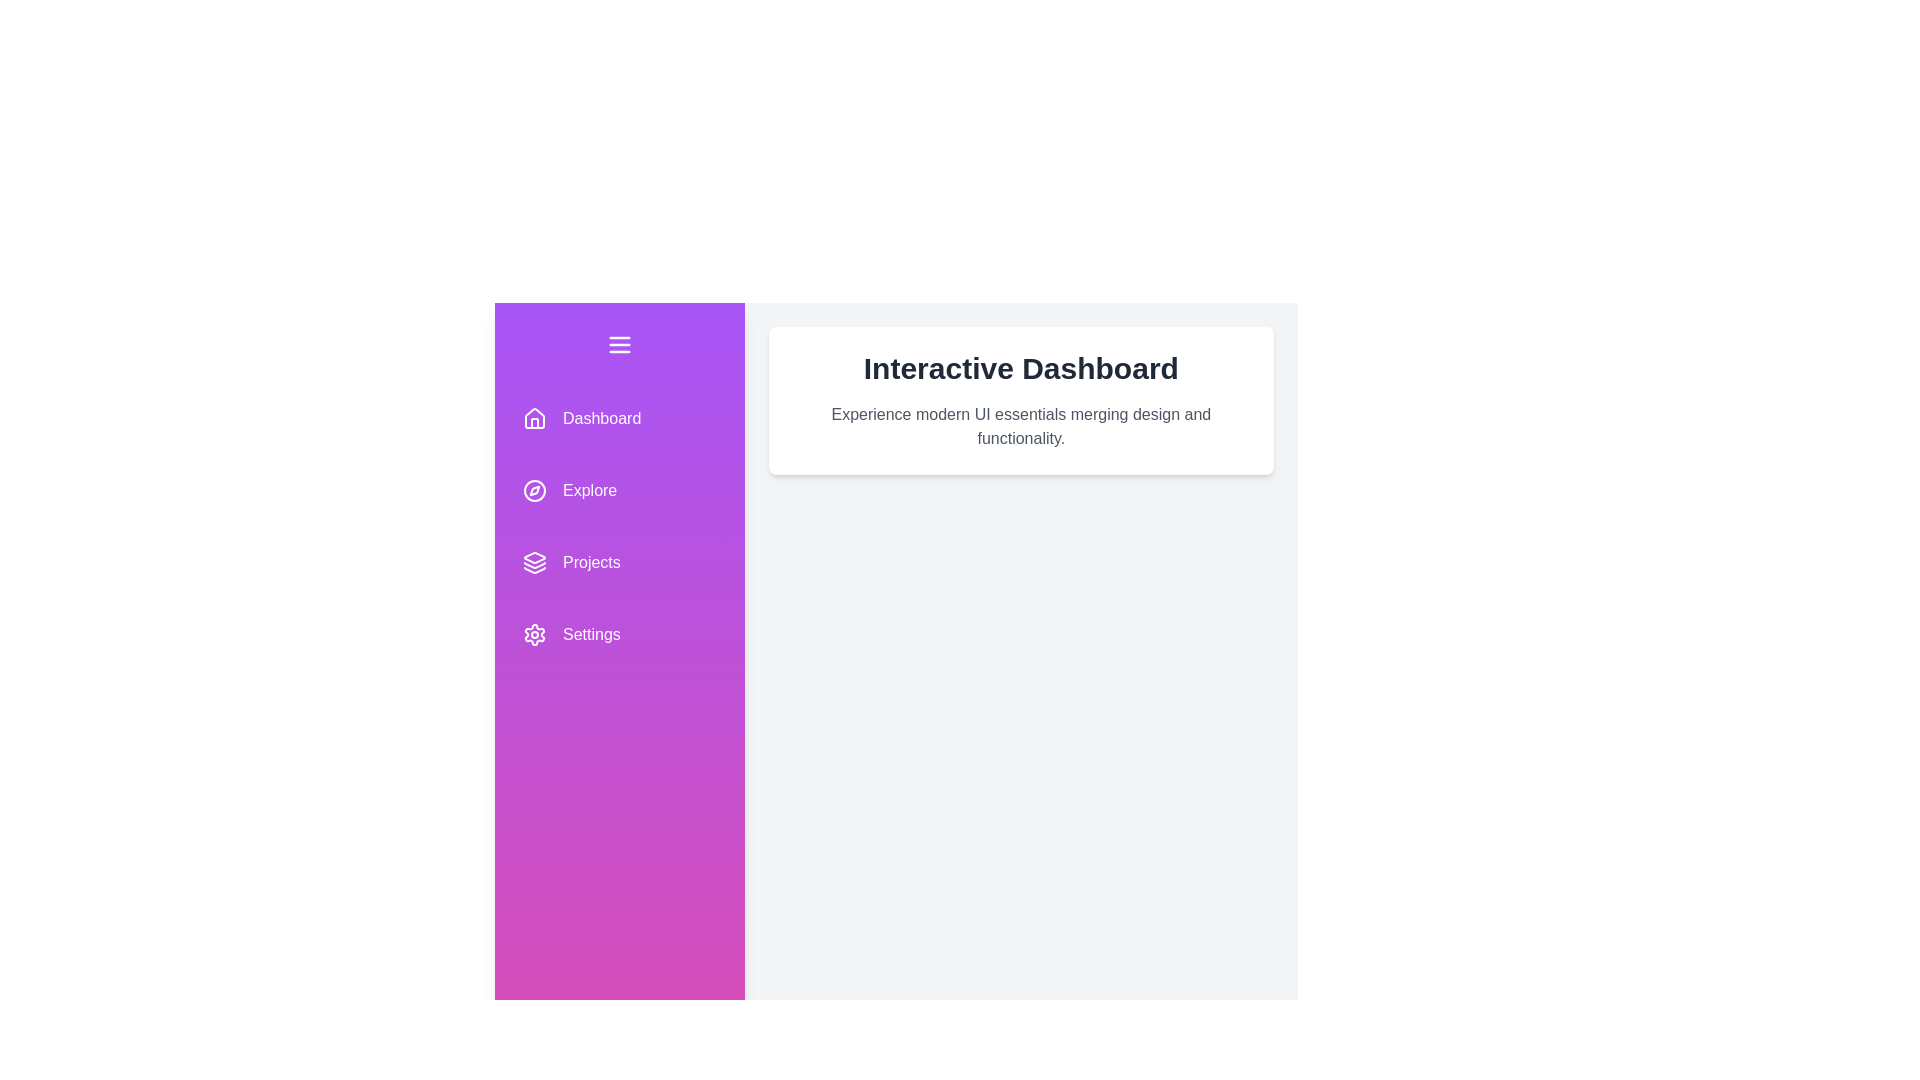 This screenshot has height=1080, width=1920. Describe the element at coordinates (618, 343) in the screenshot. I see `the menu button to toggle the navigation drawer` at that location.